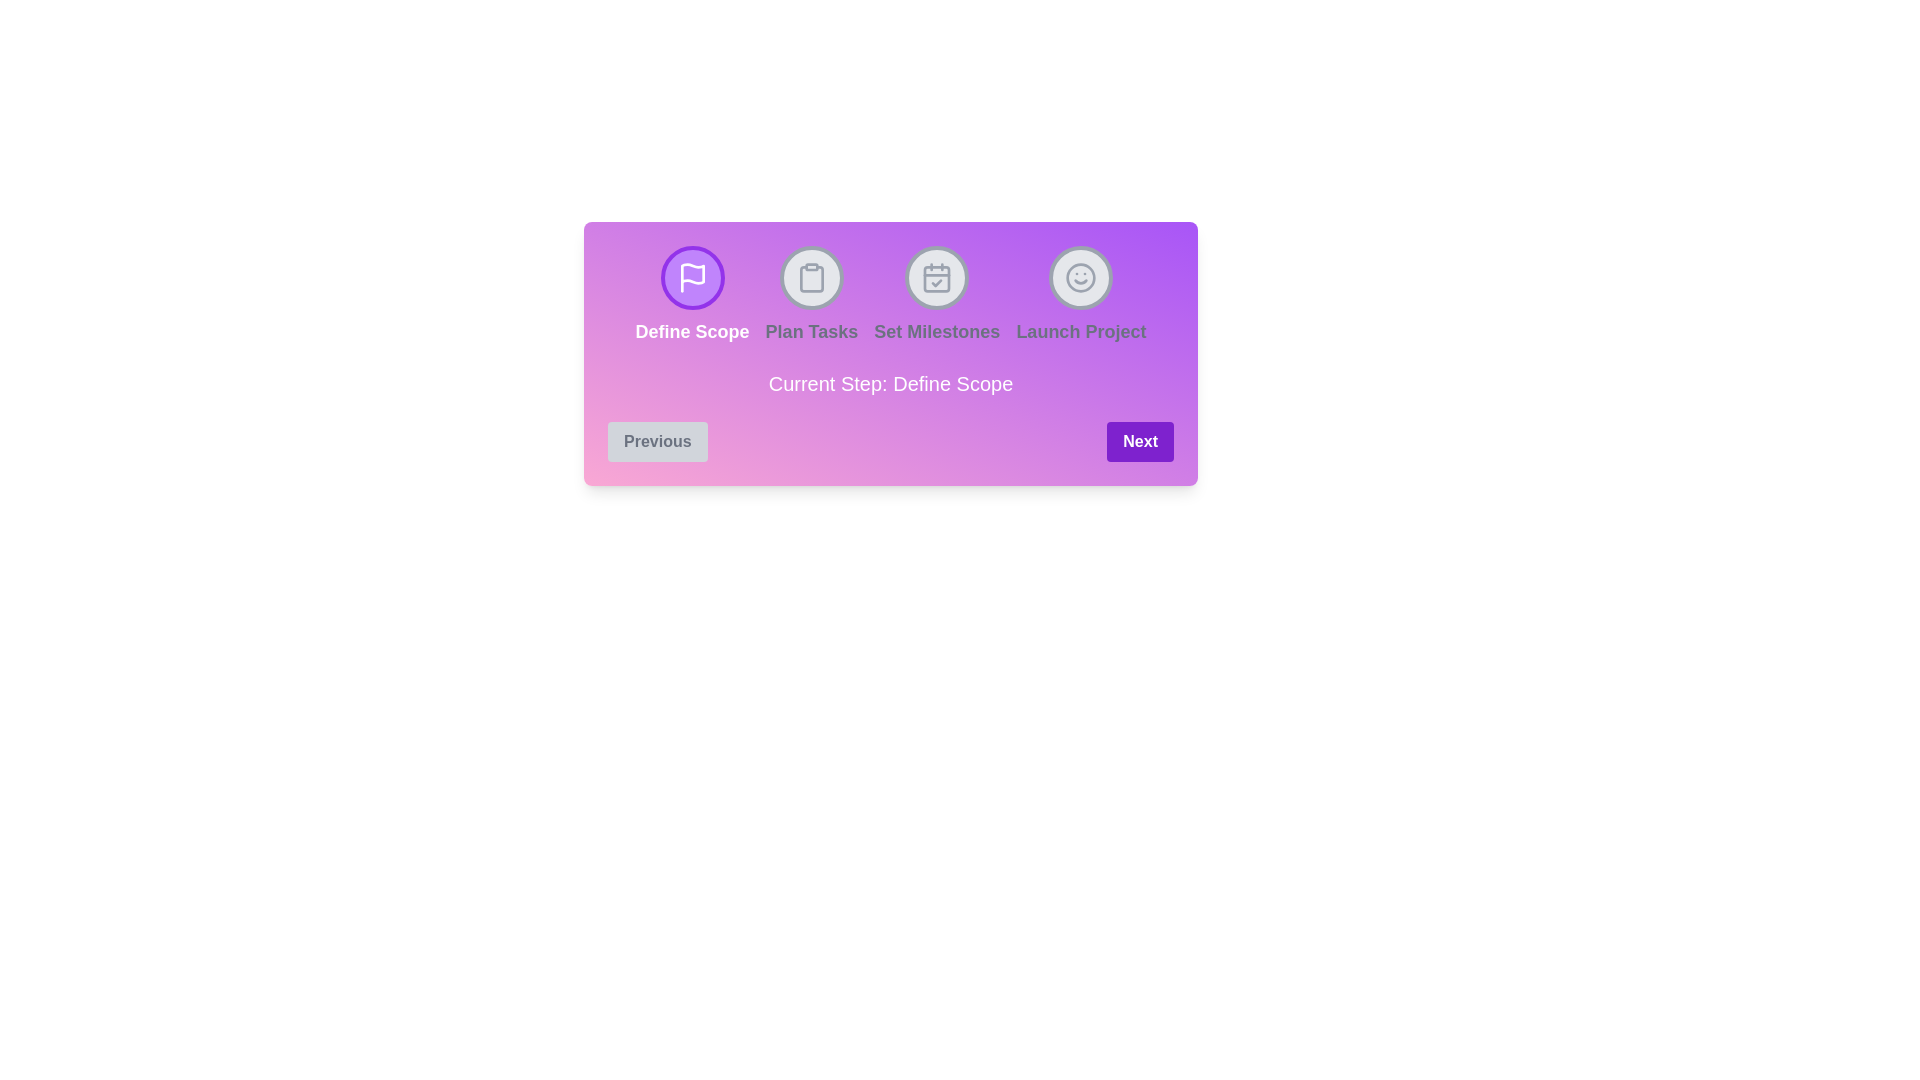 This screenshot has width=1920, height=1080. Describe the element at coordinates (1140, 441) in the screenshot. I see `the Next button to observe its hover effect` at that location.